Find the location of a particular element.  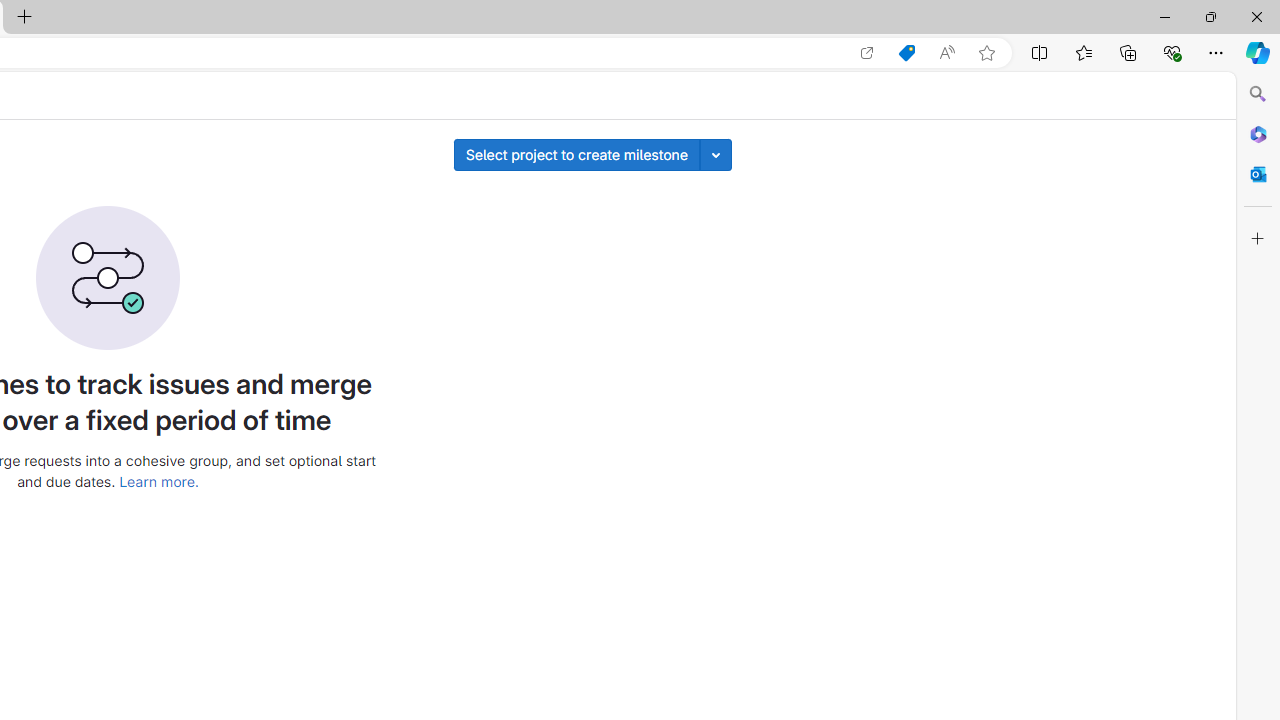

'Search' is located at coordinates (1257, 94).